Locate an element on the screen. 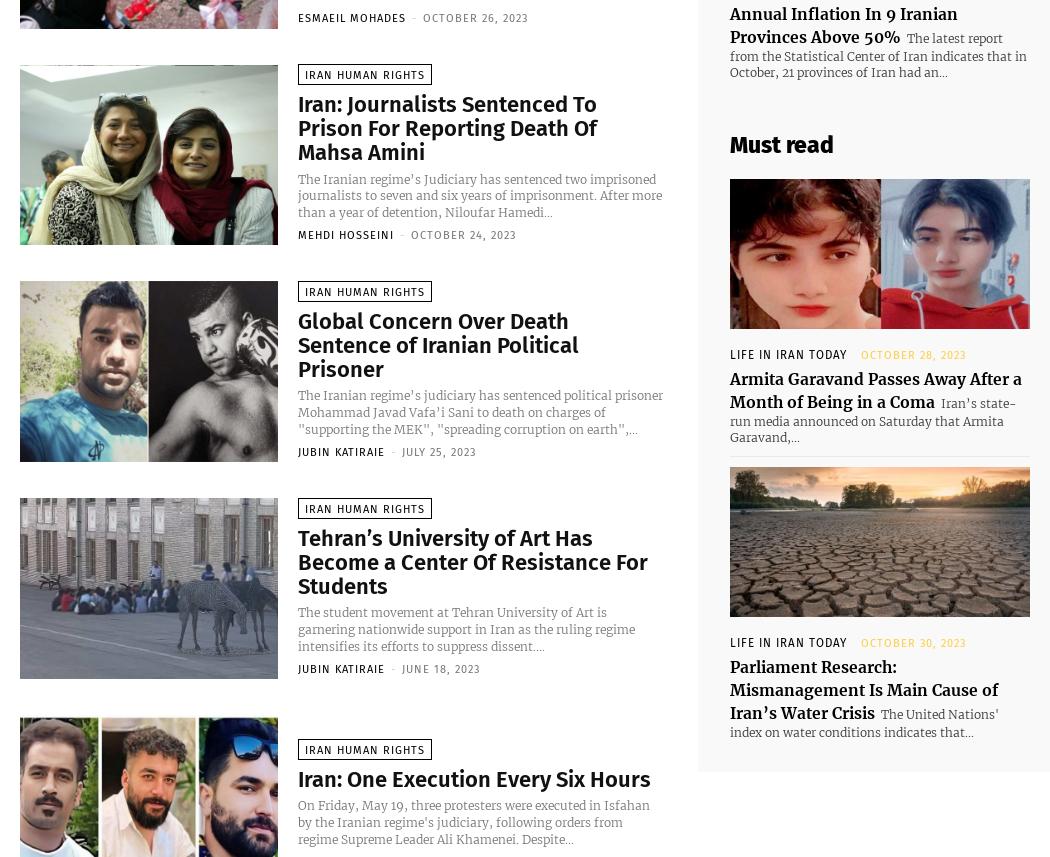  'Armita Garavand Passes Away After a Month of Being in a Coma' is located at coordinates (861, 362).